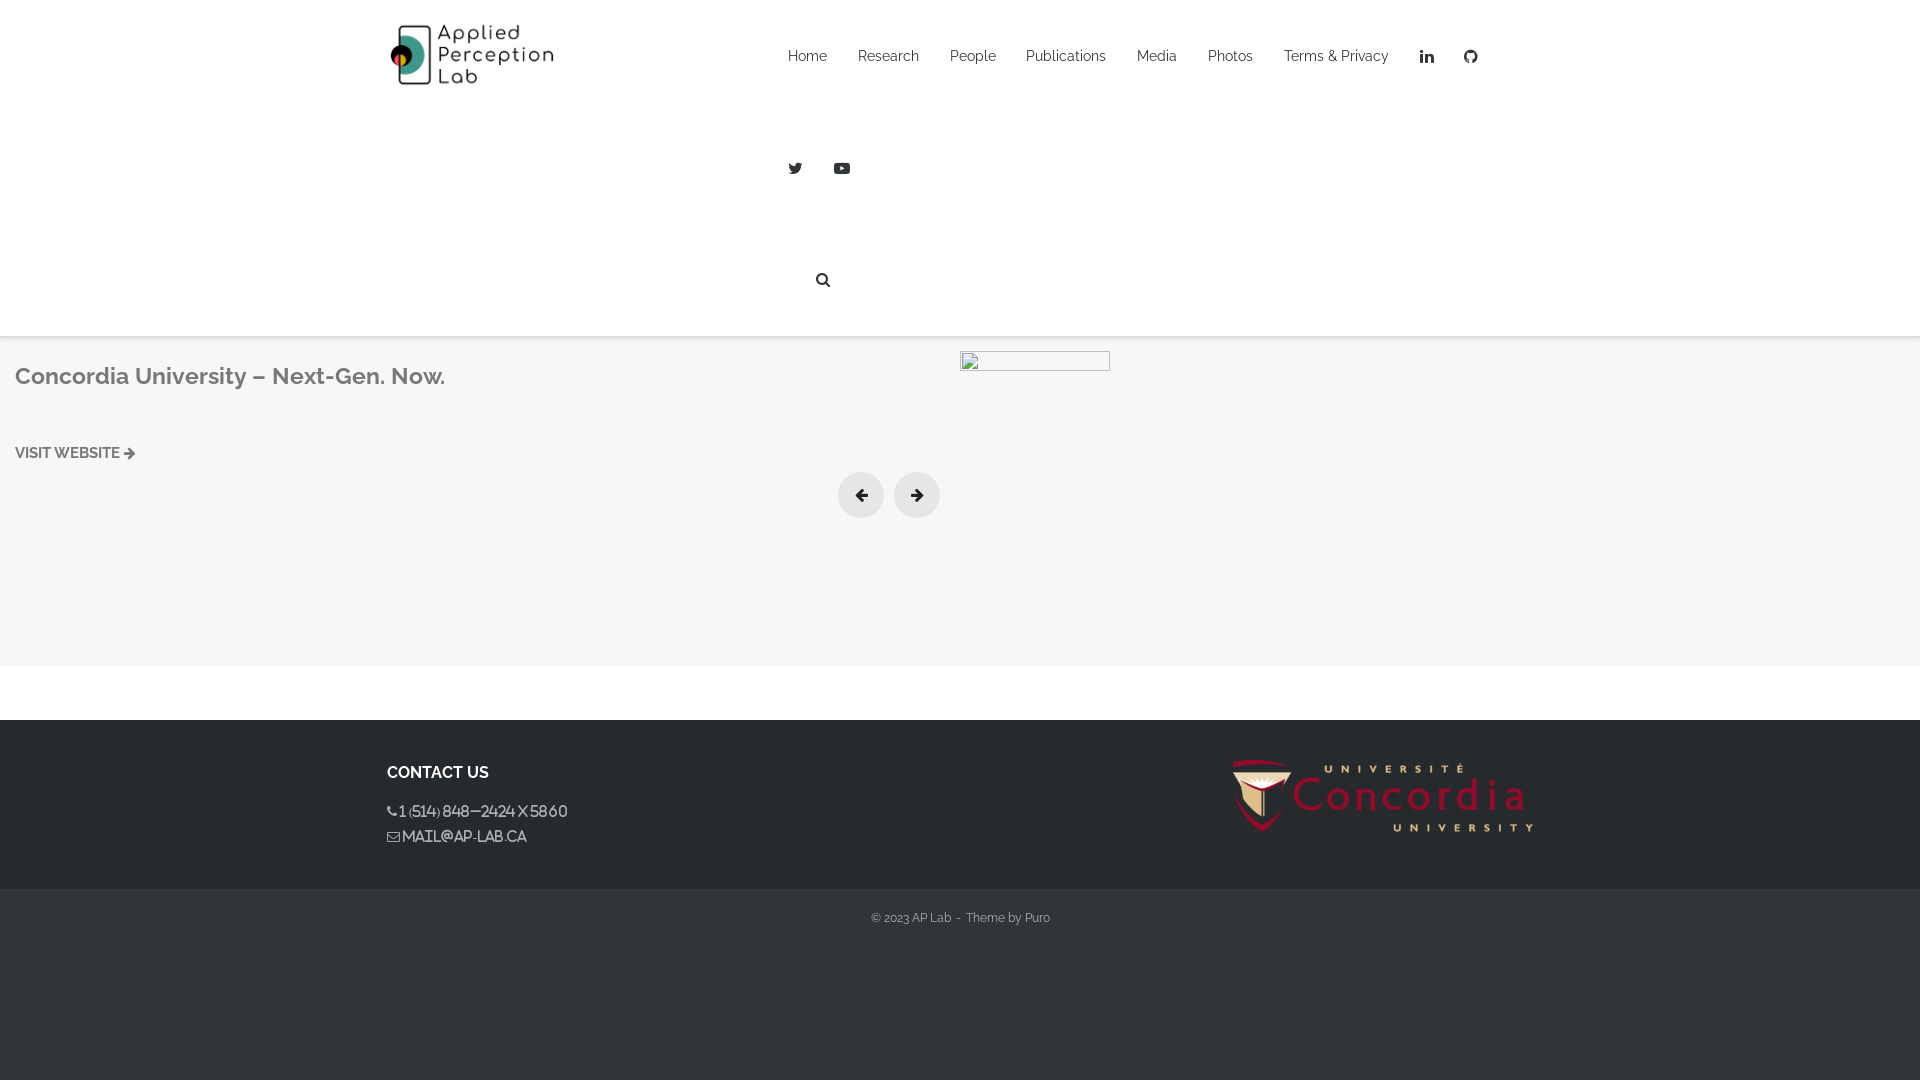  I want to click on 'mail@ap-lab.ca', so click(399, 836).